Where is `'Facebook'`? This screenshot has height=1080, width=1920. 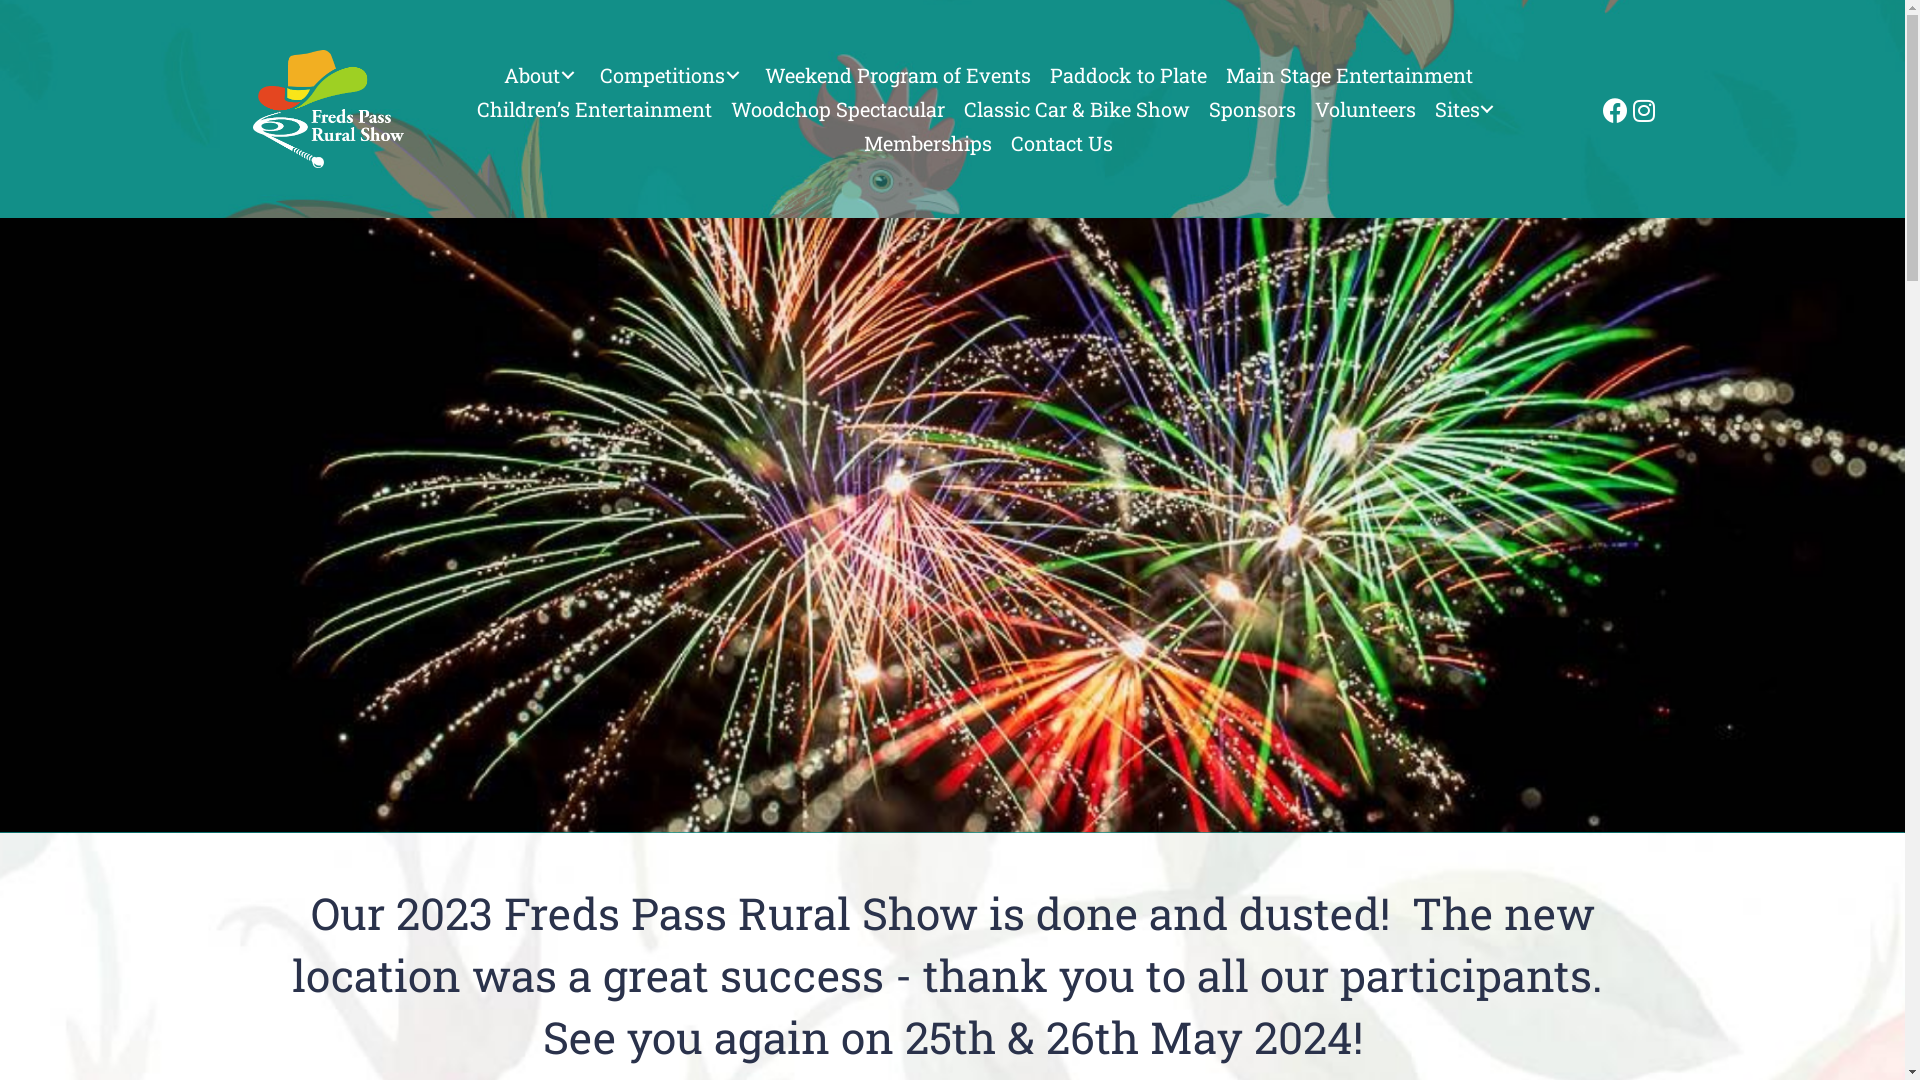 'Facebook' is located at coordinates (1612, 108).